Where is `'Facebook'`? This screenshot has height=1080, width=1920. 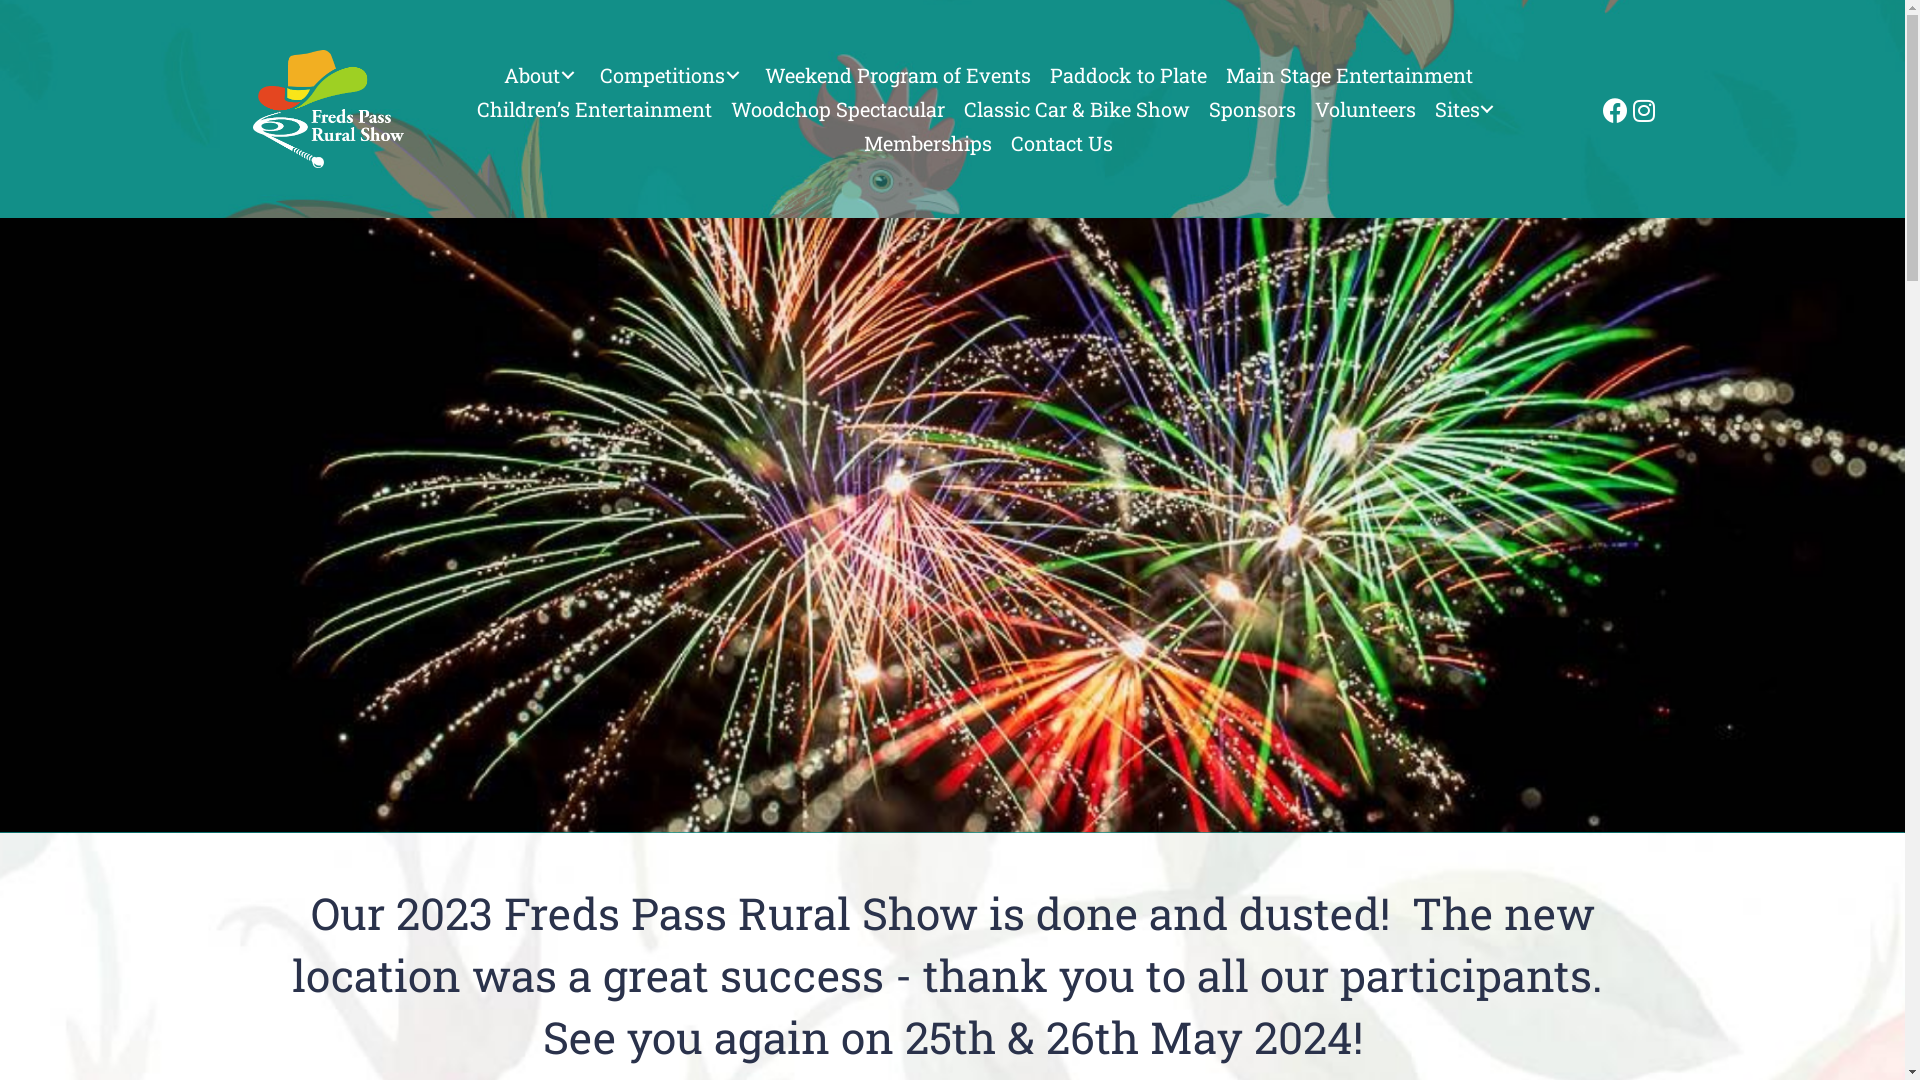 'Facebook' is located at coordinates (1612, 108).